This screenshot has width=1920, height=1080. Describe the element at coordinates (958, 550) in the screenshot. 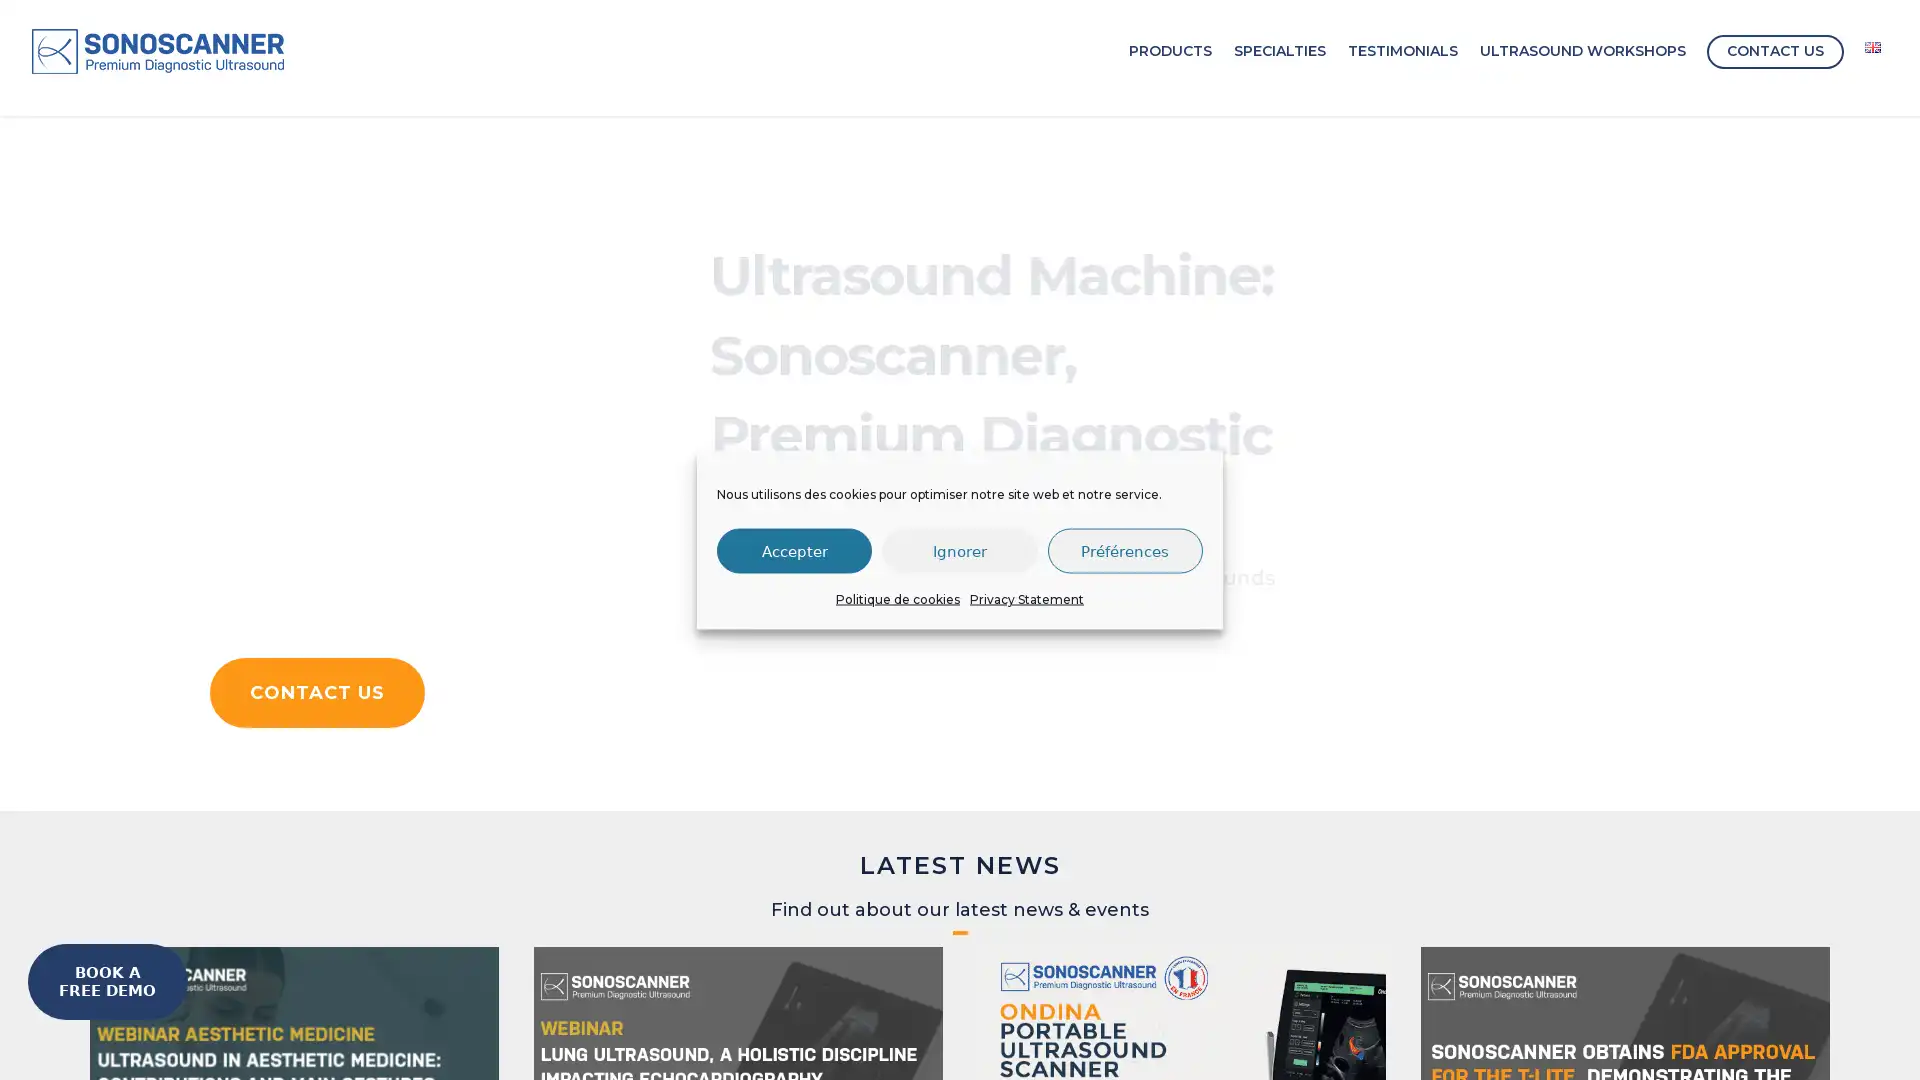

I see `Ignorer` at that location.